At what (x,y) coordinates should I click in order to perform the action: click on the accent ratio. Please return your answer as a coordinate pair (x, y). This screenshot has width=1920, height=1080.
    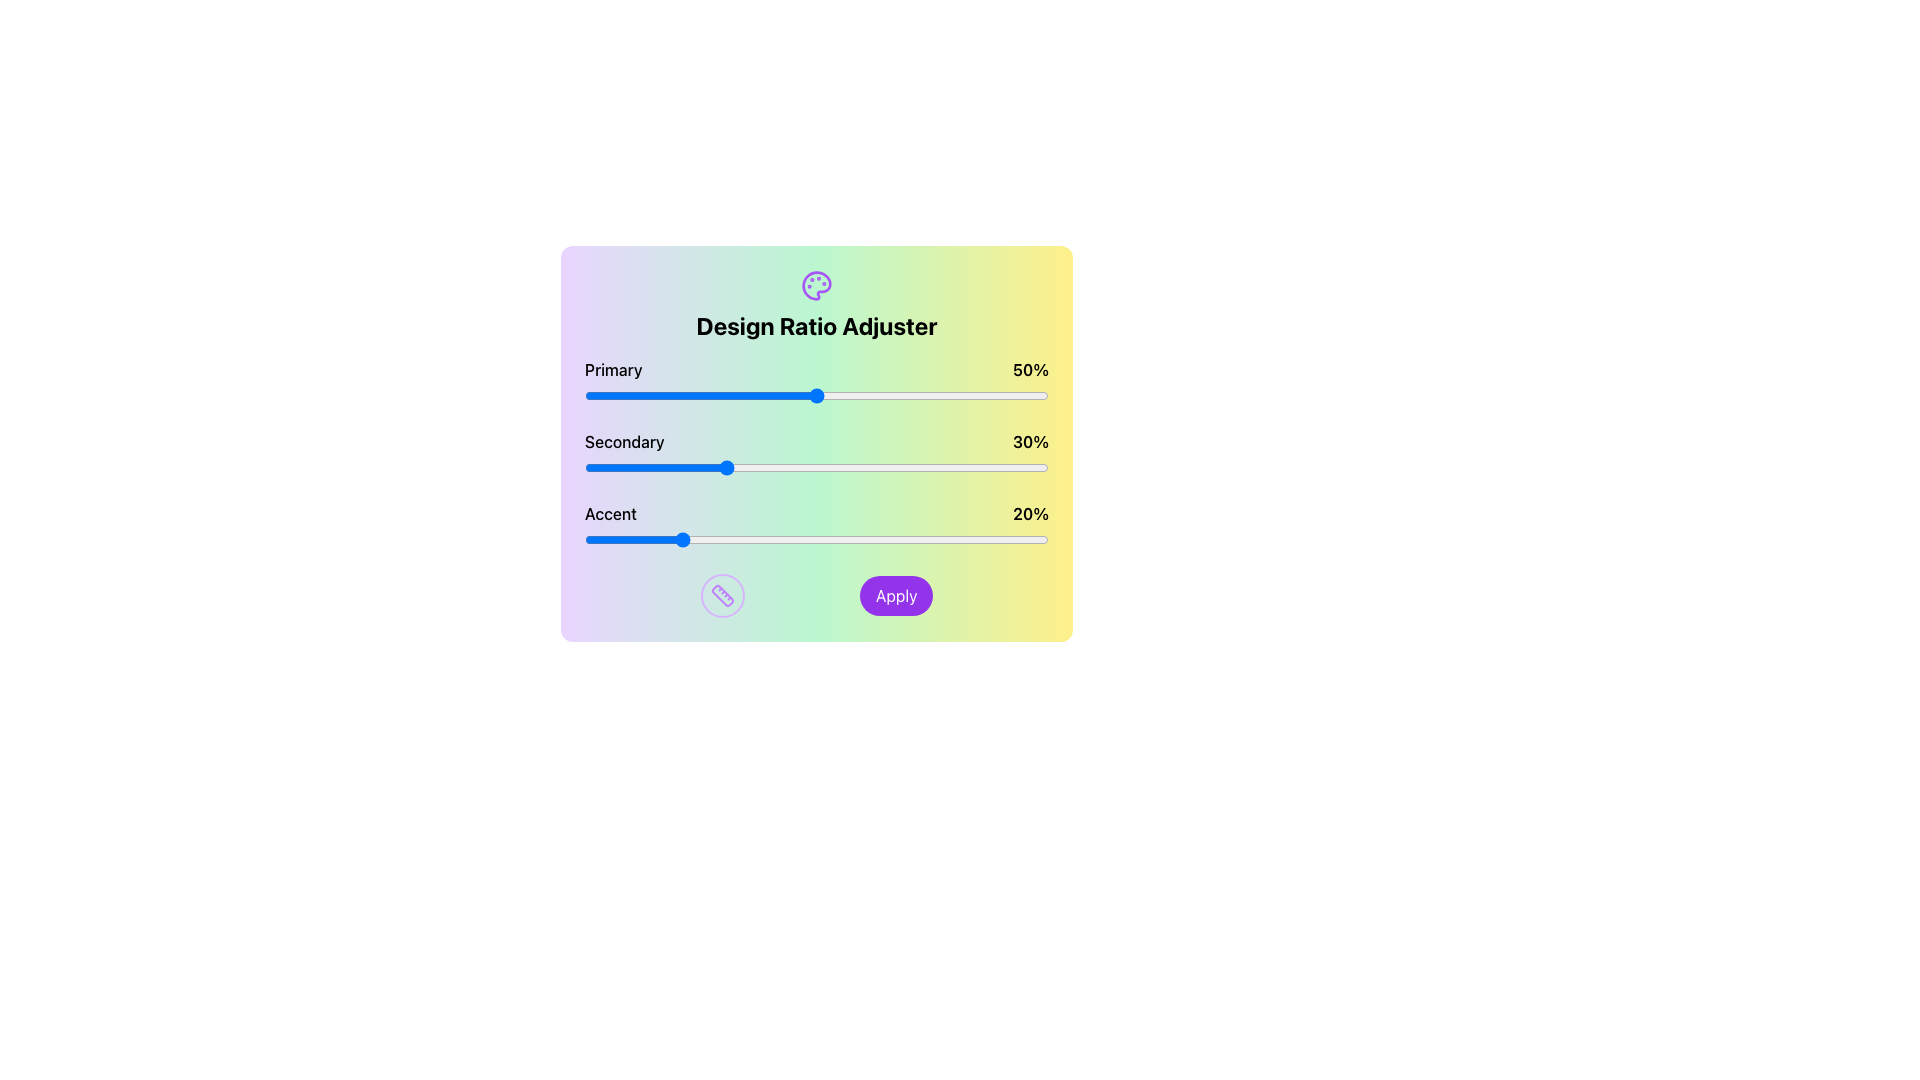
    Looking at the image, I should click on (908, 540).